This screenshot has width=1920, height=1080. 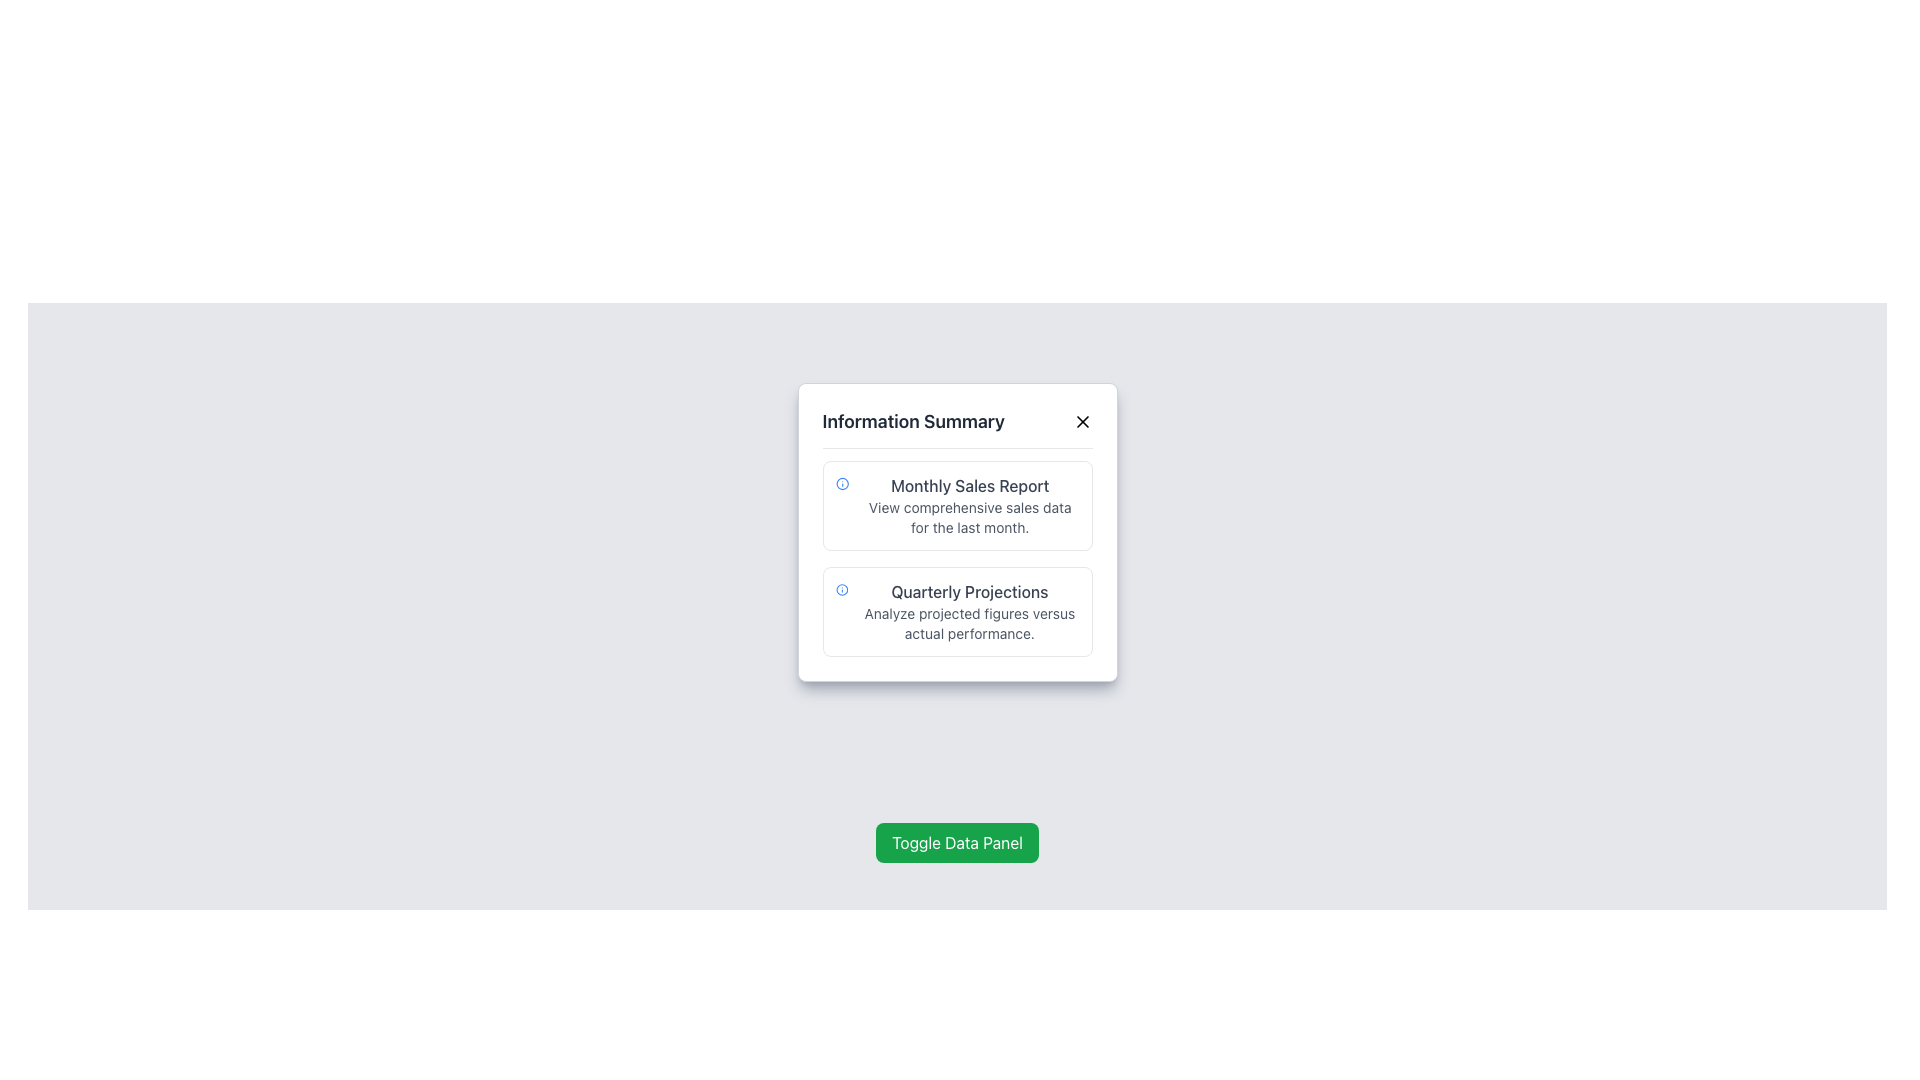 I want to click on the first Clickable card that presents an overview of monthly sales data, located within a centered modal above the 'Quarterly Projections' card, so click(x=956, y=504).